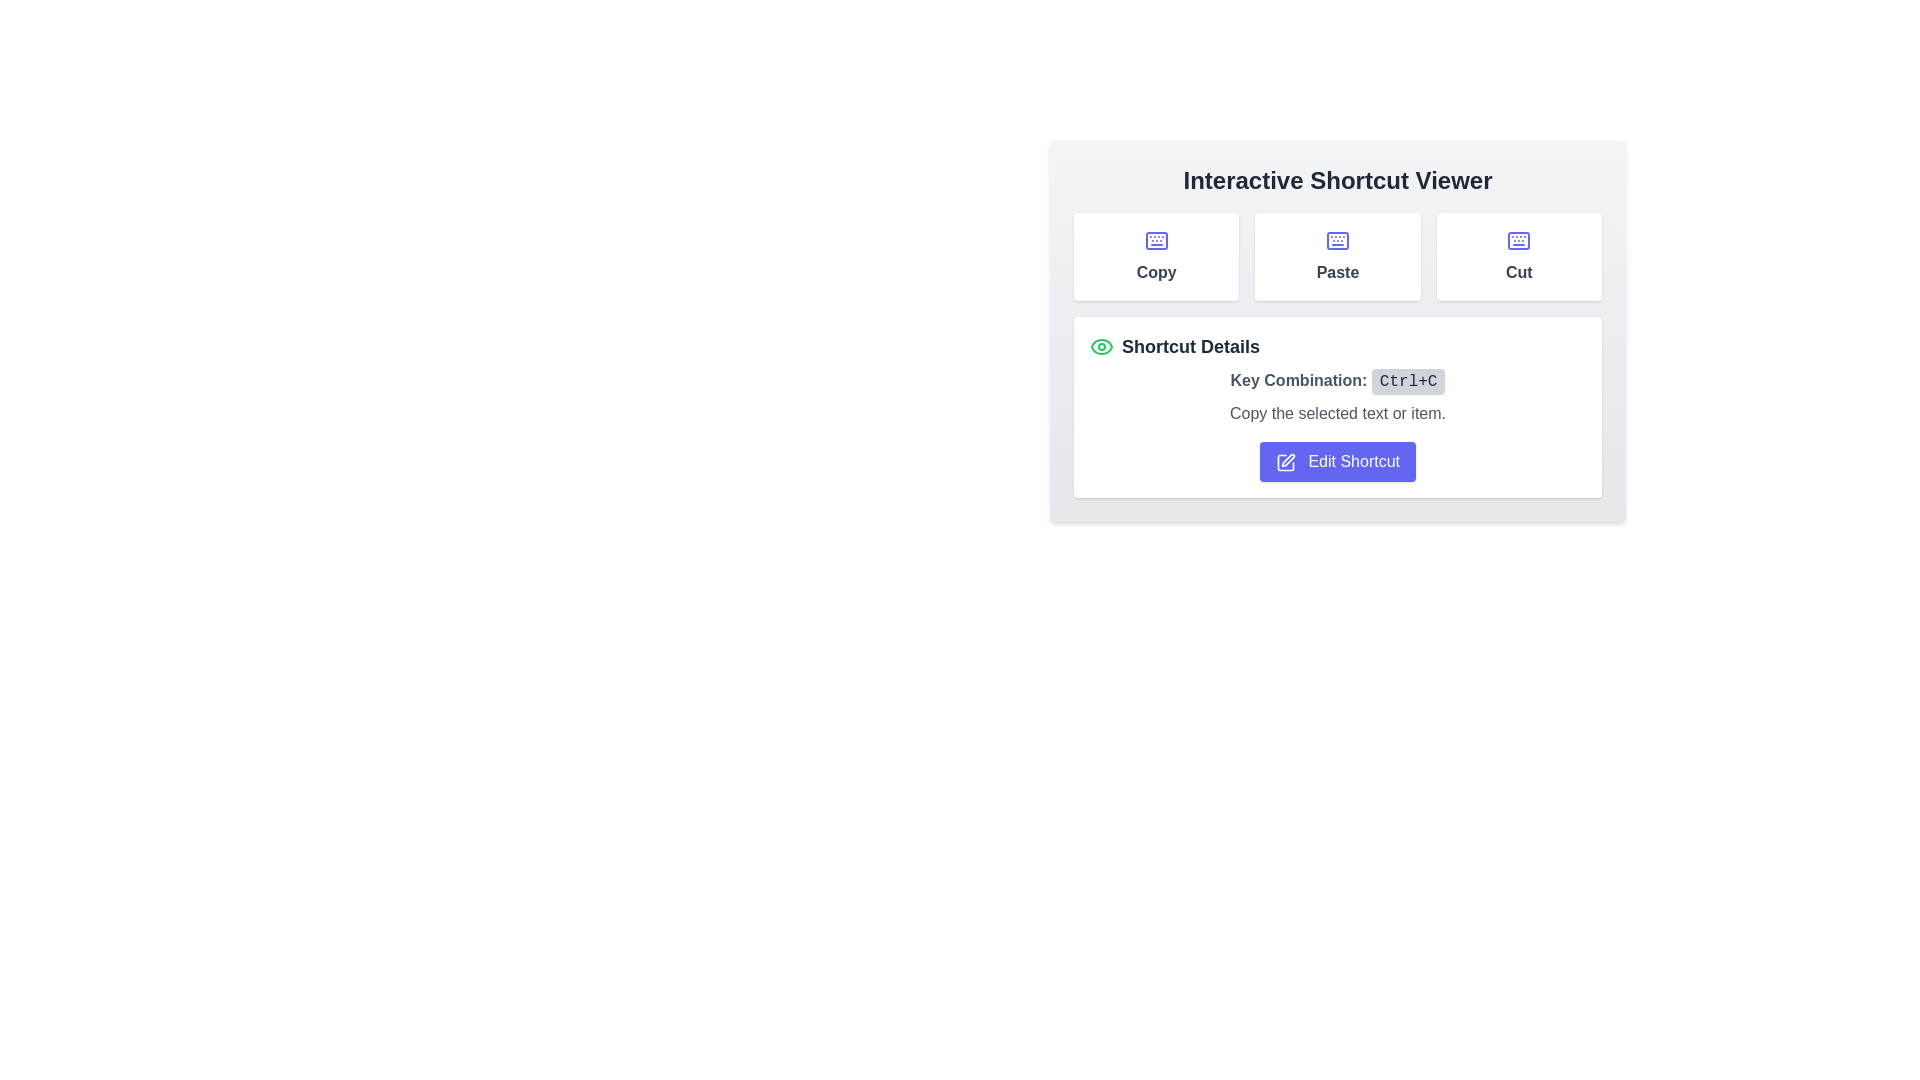 This screenshot has height=1080, width=1920. Describe the element at coordinates (1298, 380) in the screenshot. I see `the label indicating the key combination associated with a shortcut, located in the lower half of the interface within the 'Shortcut Details' section` at that location.